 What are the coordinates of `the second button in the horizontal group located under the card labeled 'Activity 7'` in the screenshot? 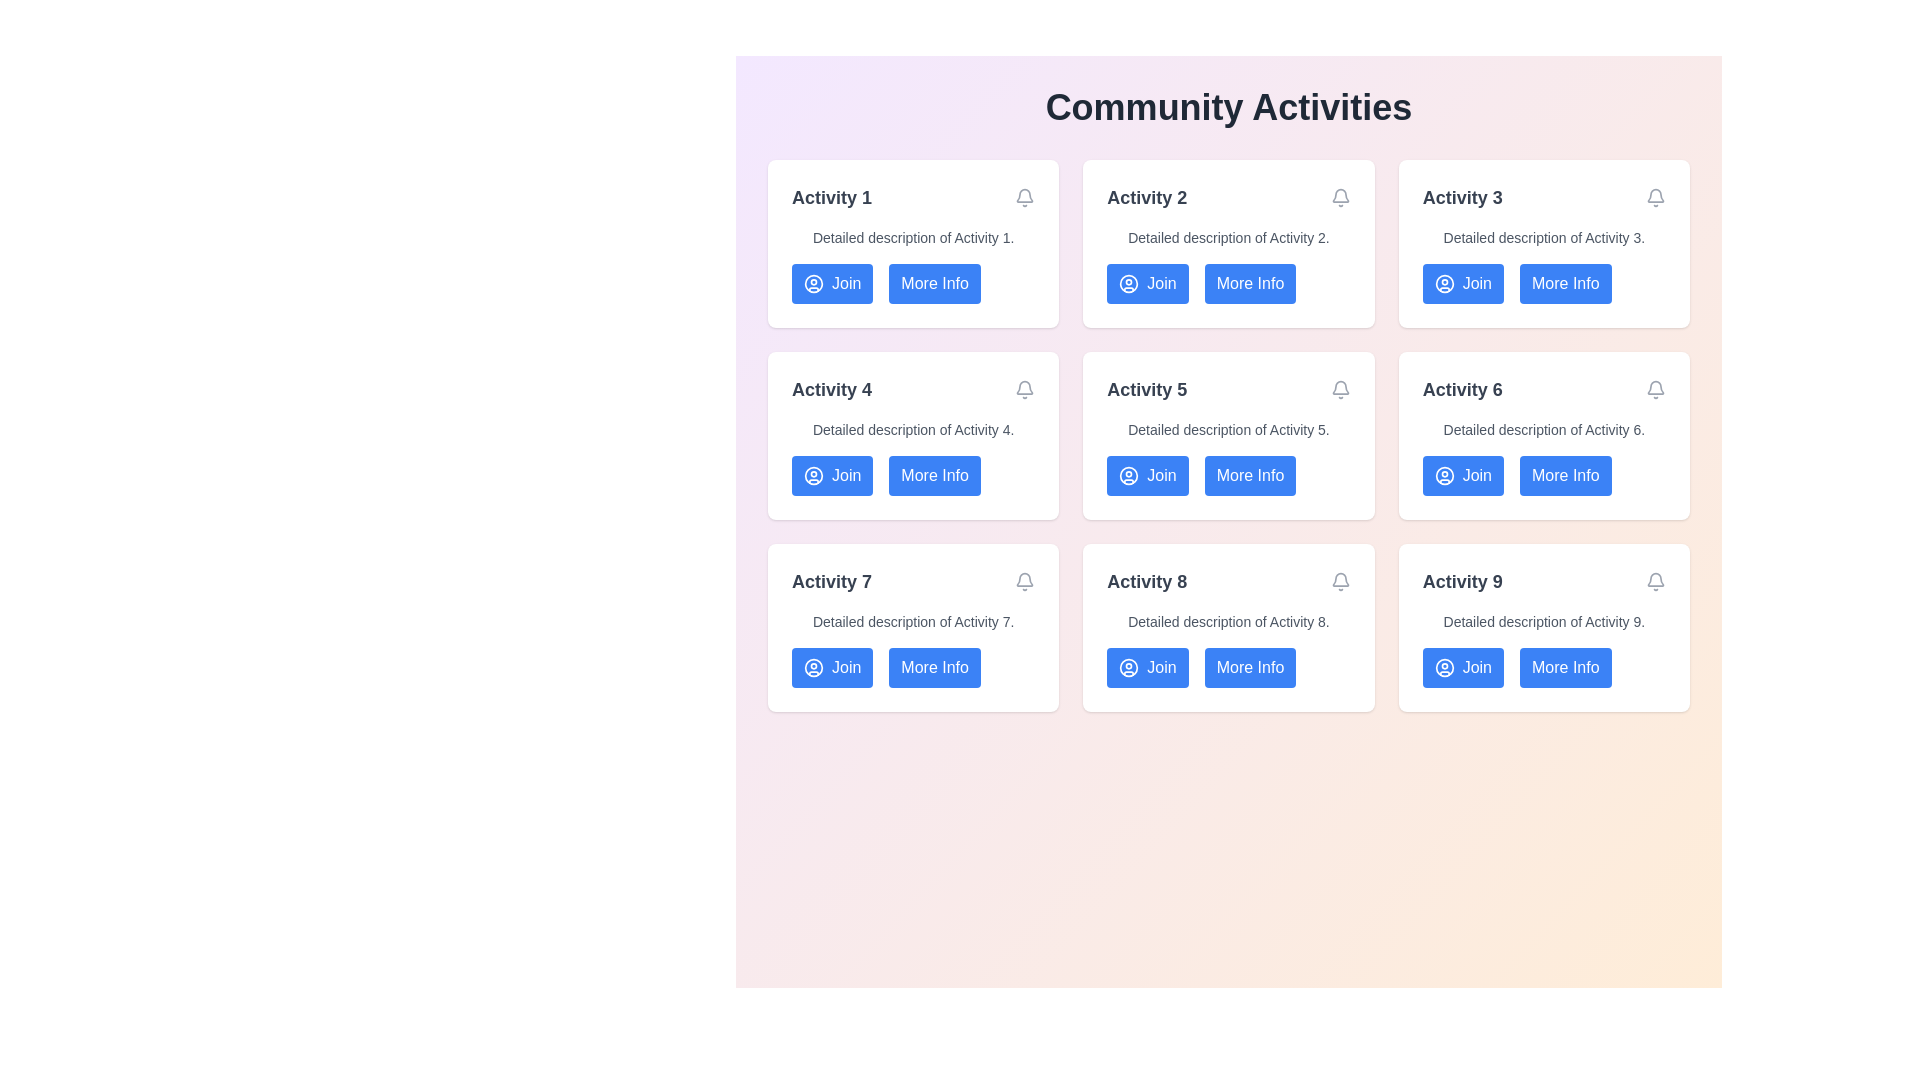 It's located at (934, 667).